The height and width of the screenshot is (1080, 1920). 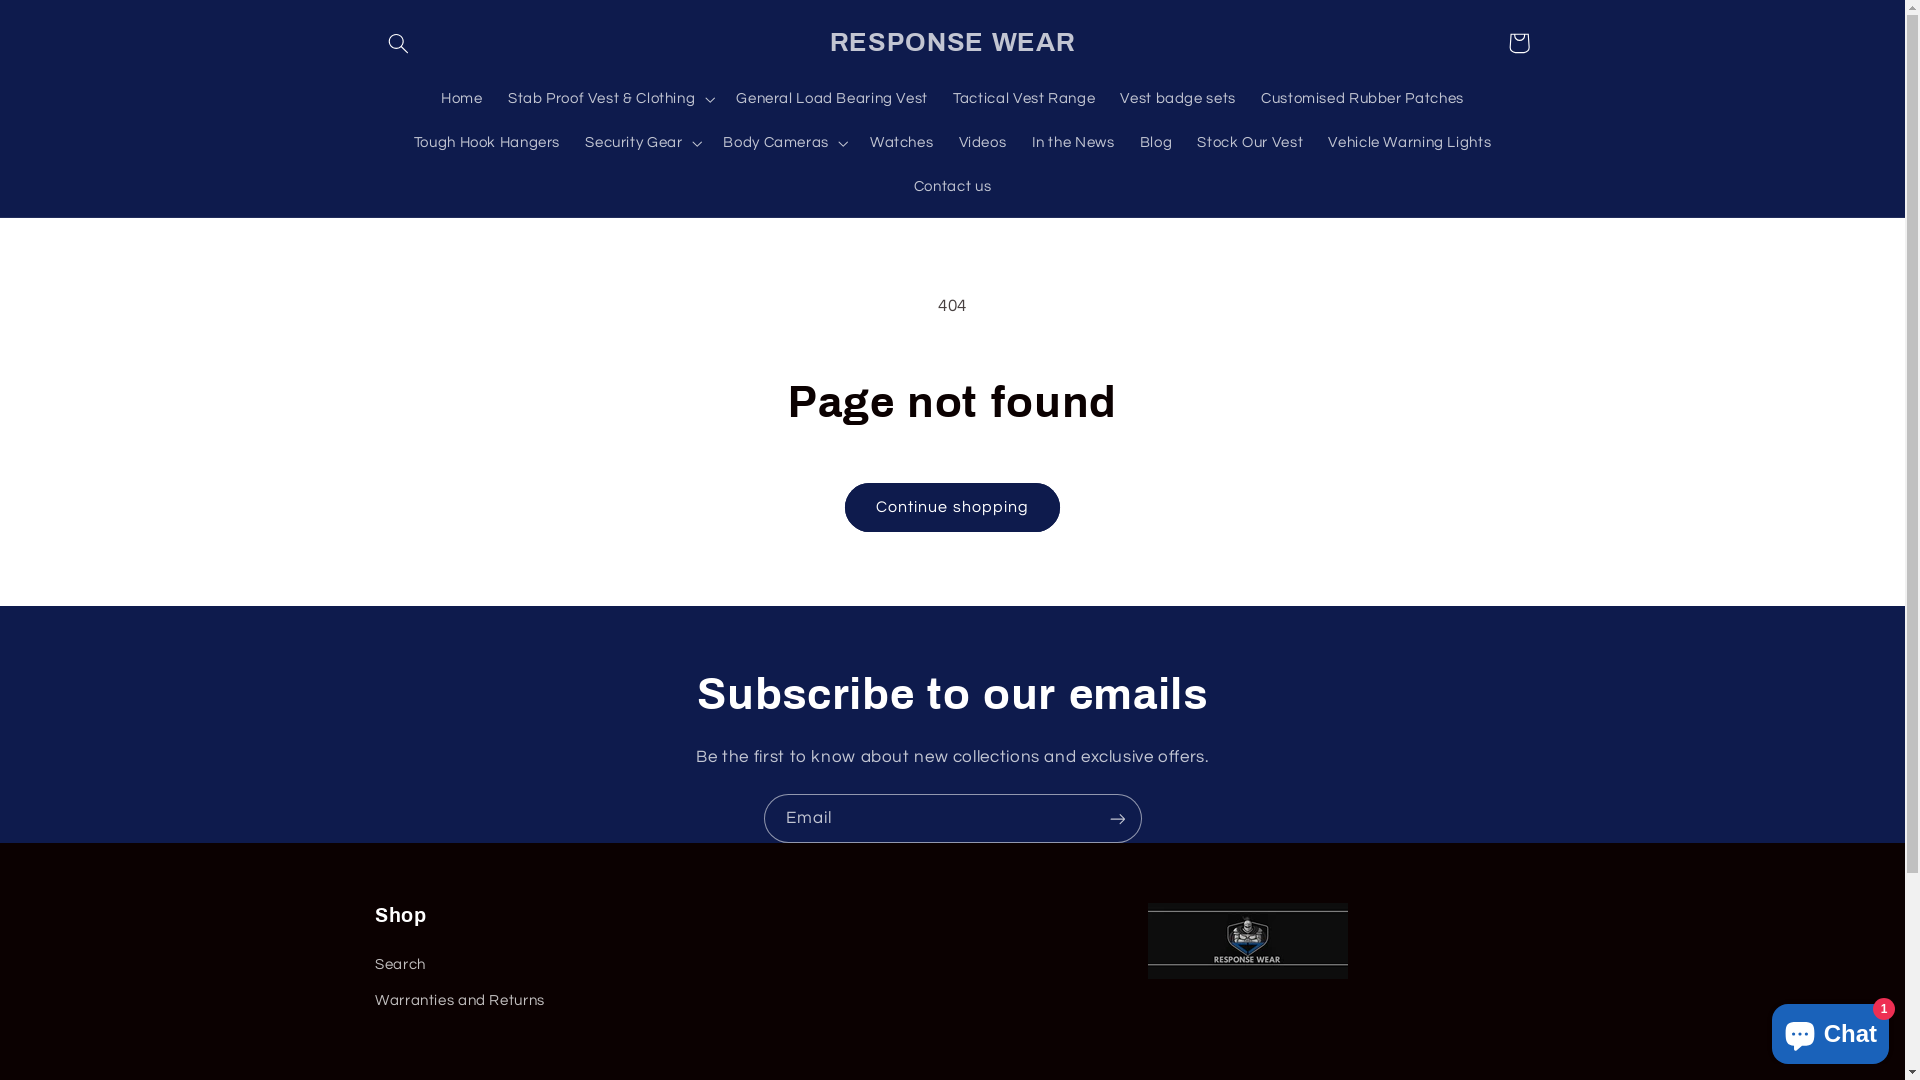 What do you see at coordinates (1072, 141) in the screenshot?
I see `'In the News'` at bounding box center [1072, 141].